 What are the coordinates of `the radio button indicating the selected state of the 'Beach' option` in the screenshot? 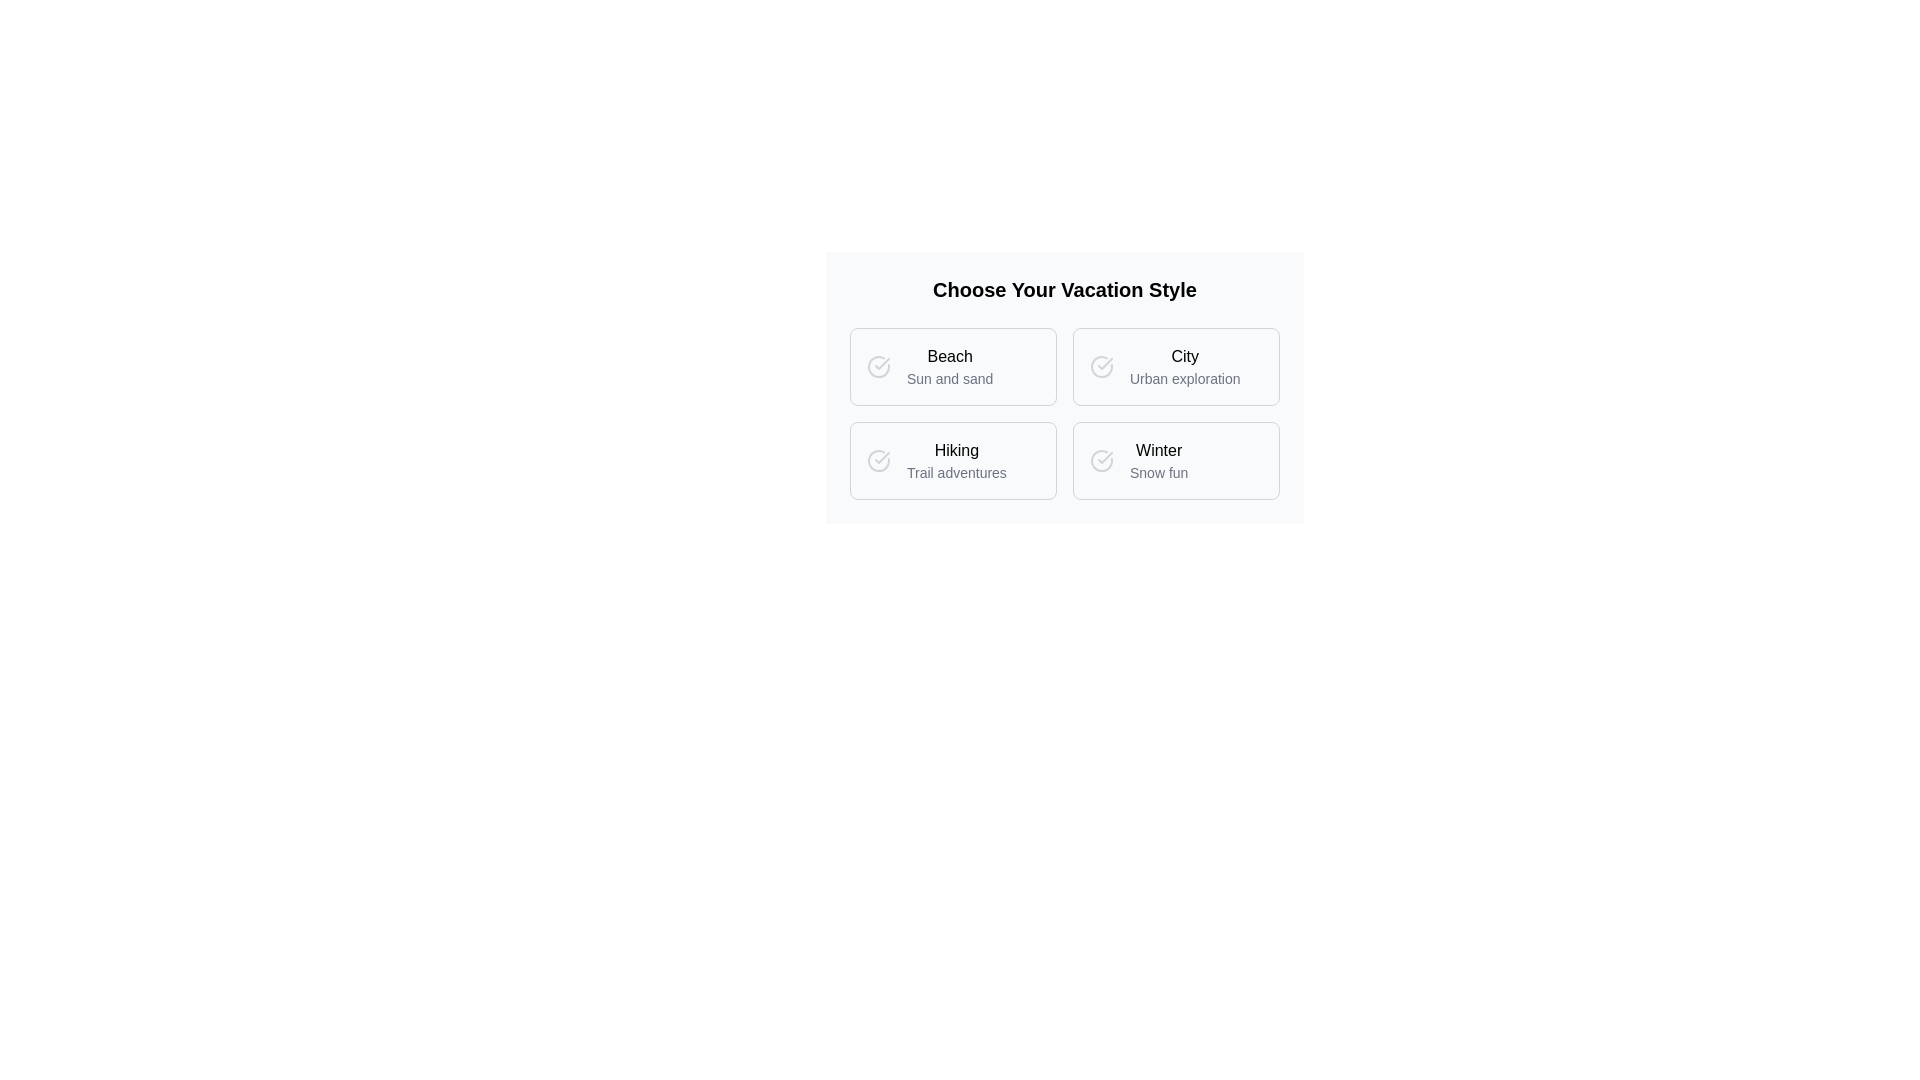 It's located at (878, 366).